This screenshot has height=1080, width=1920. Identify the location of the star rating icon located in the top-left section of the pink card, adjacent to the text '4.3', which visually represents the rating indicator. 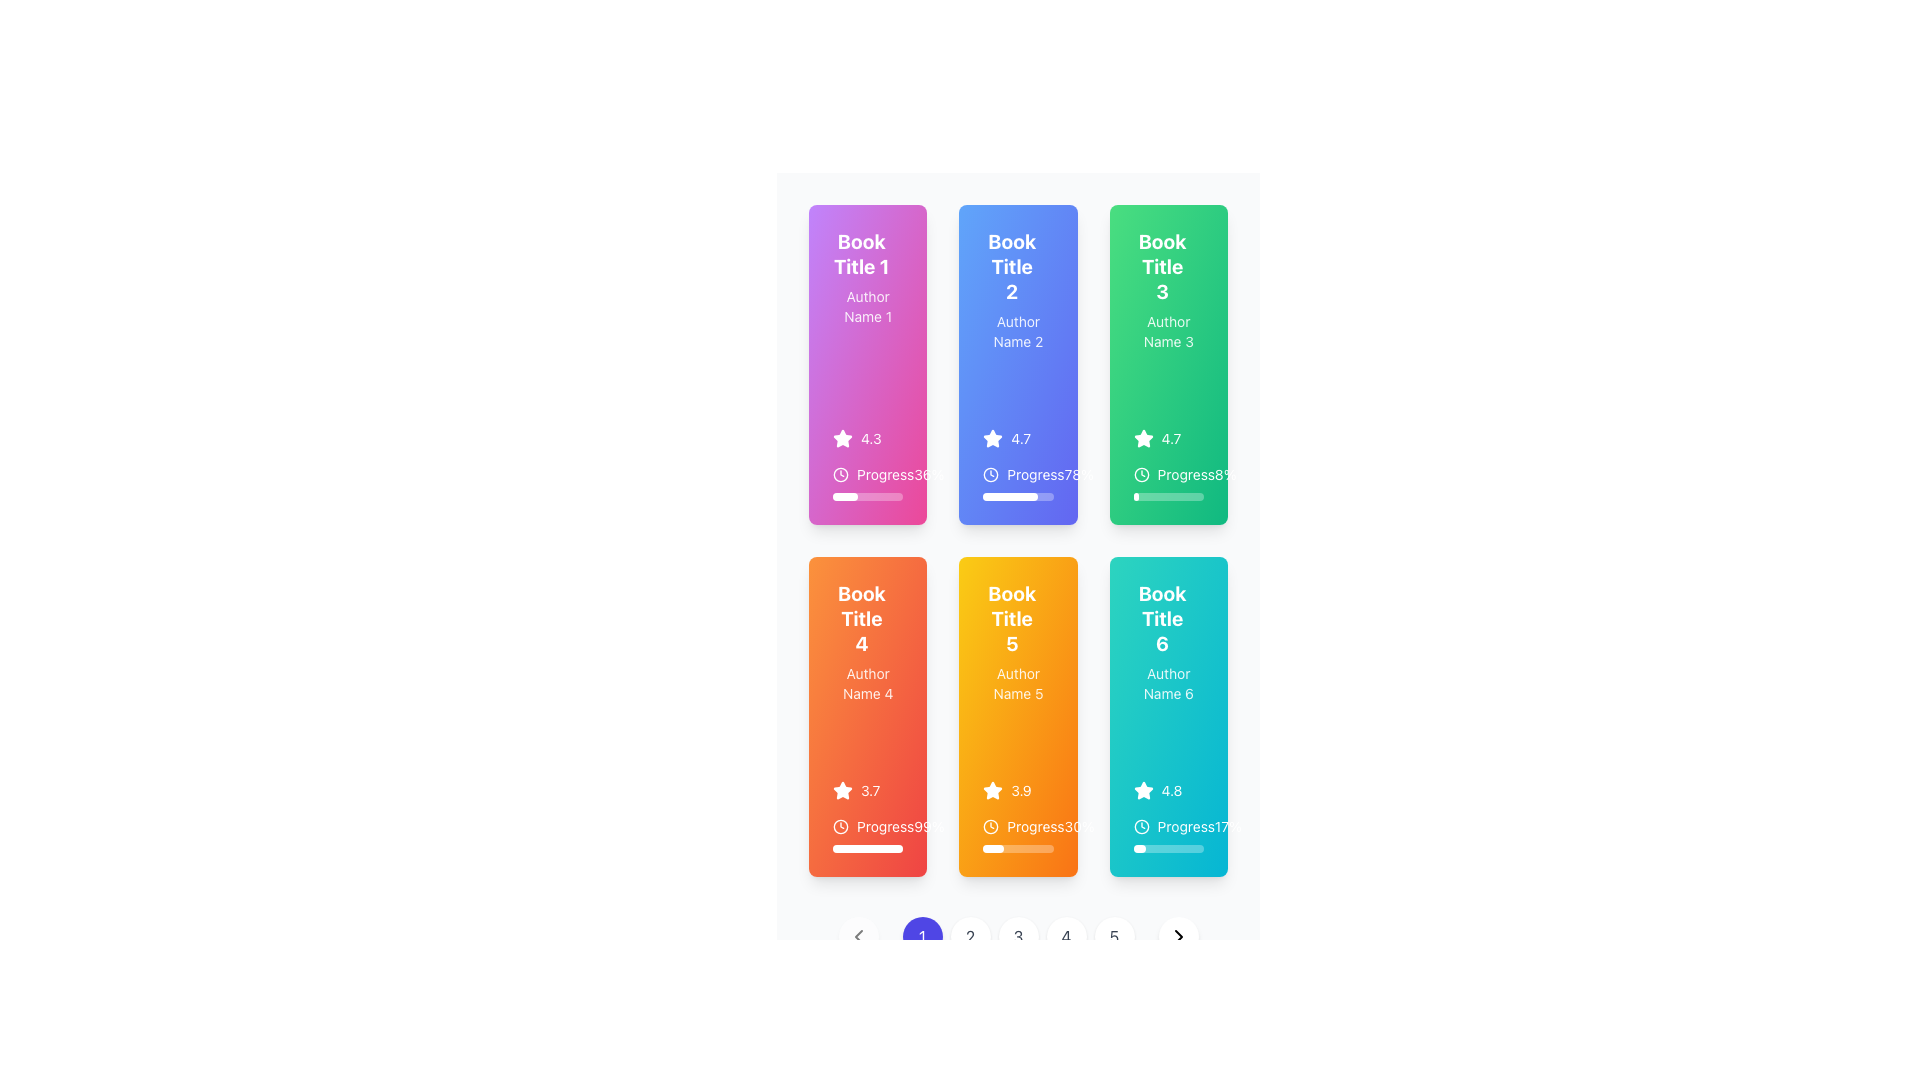
(843, 438).